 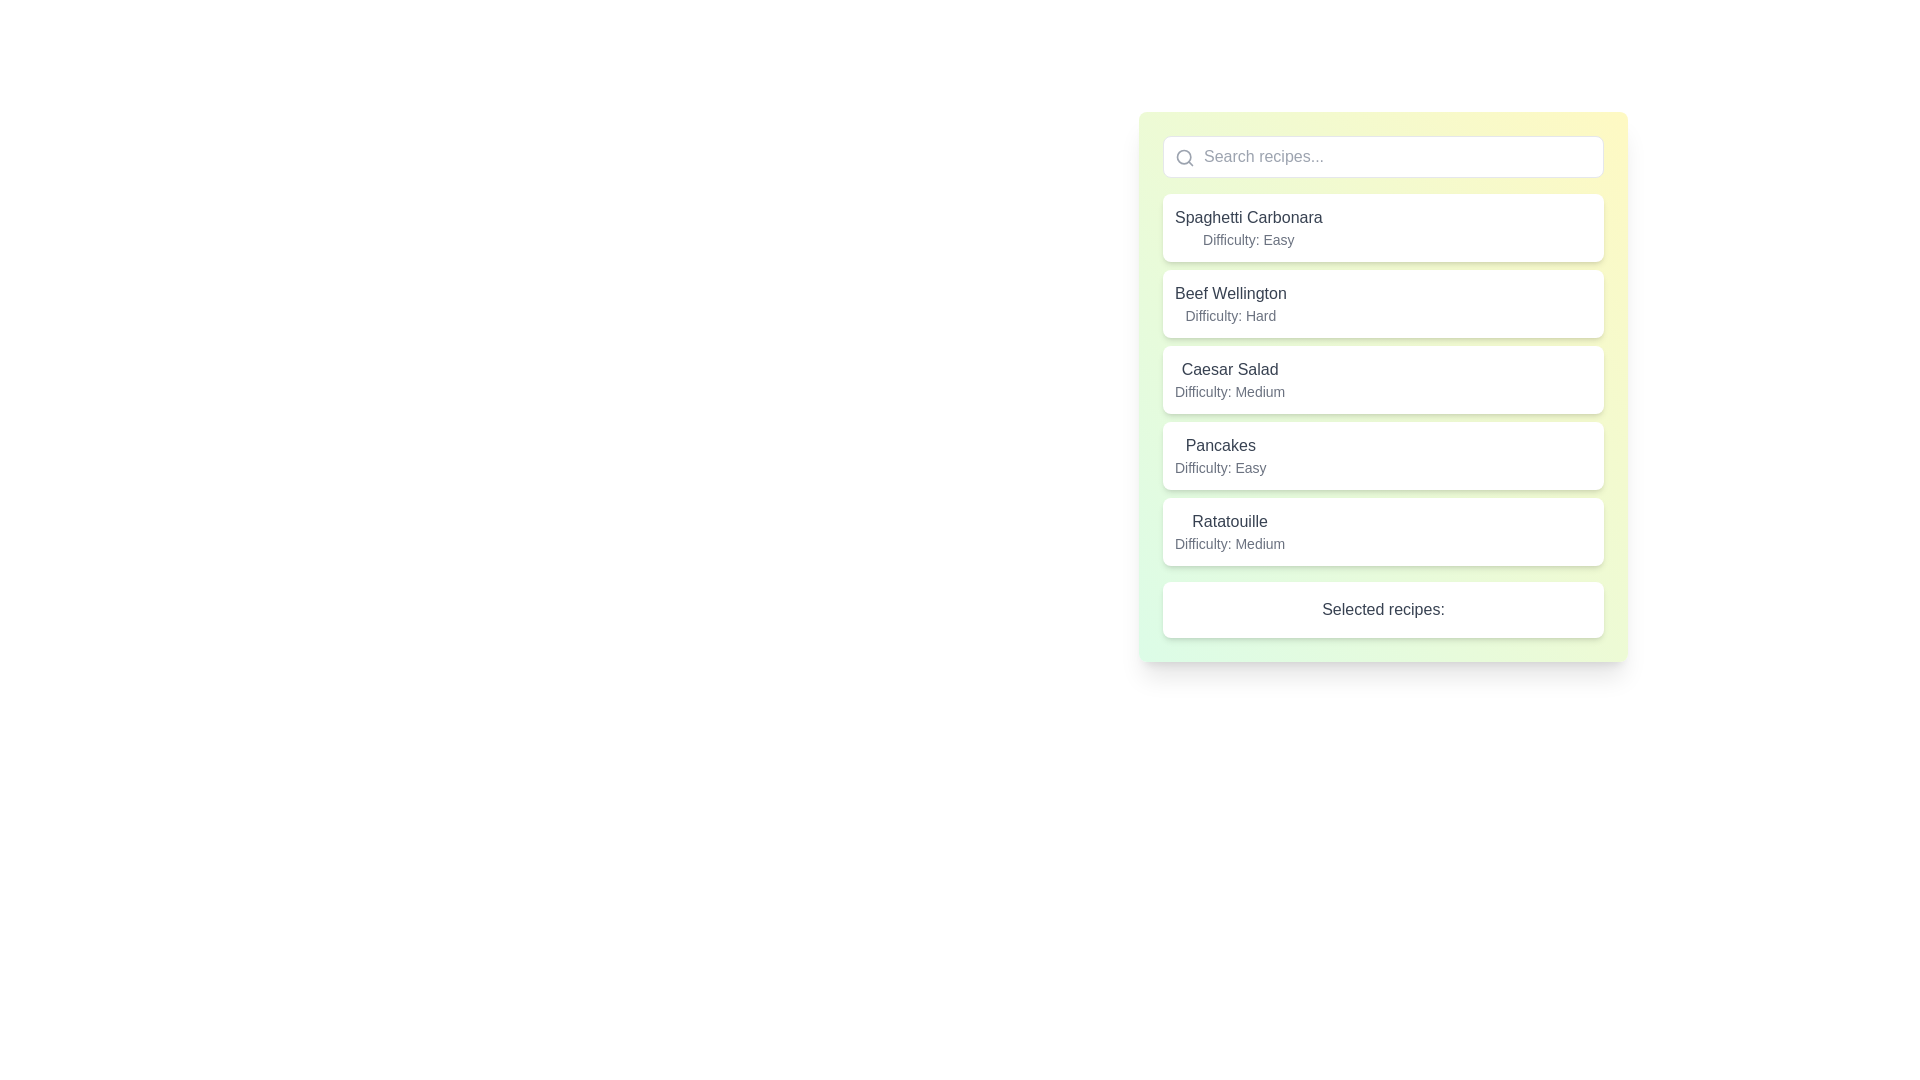 I want to click on the text label displaying 'Ratatouille' to read it, so click(x=1229, y=520).